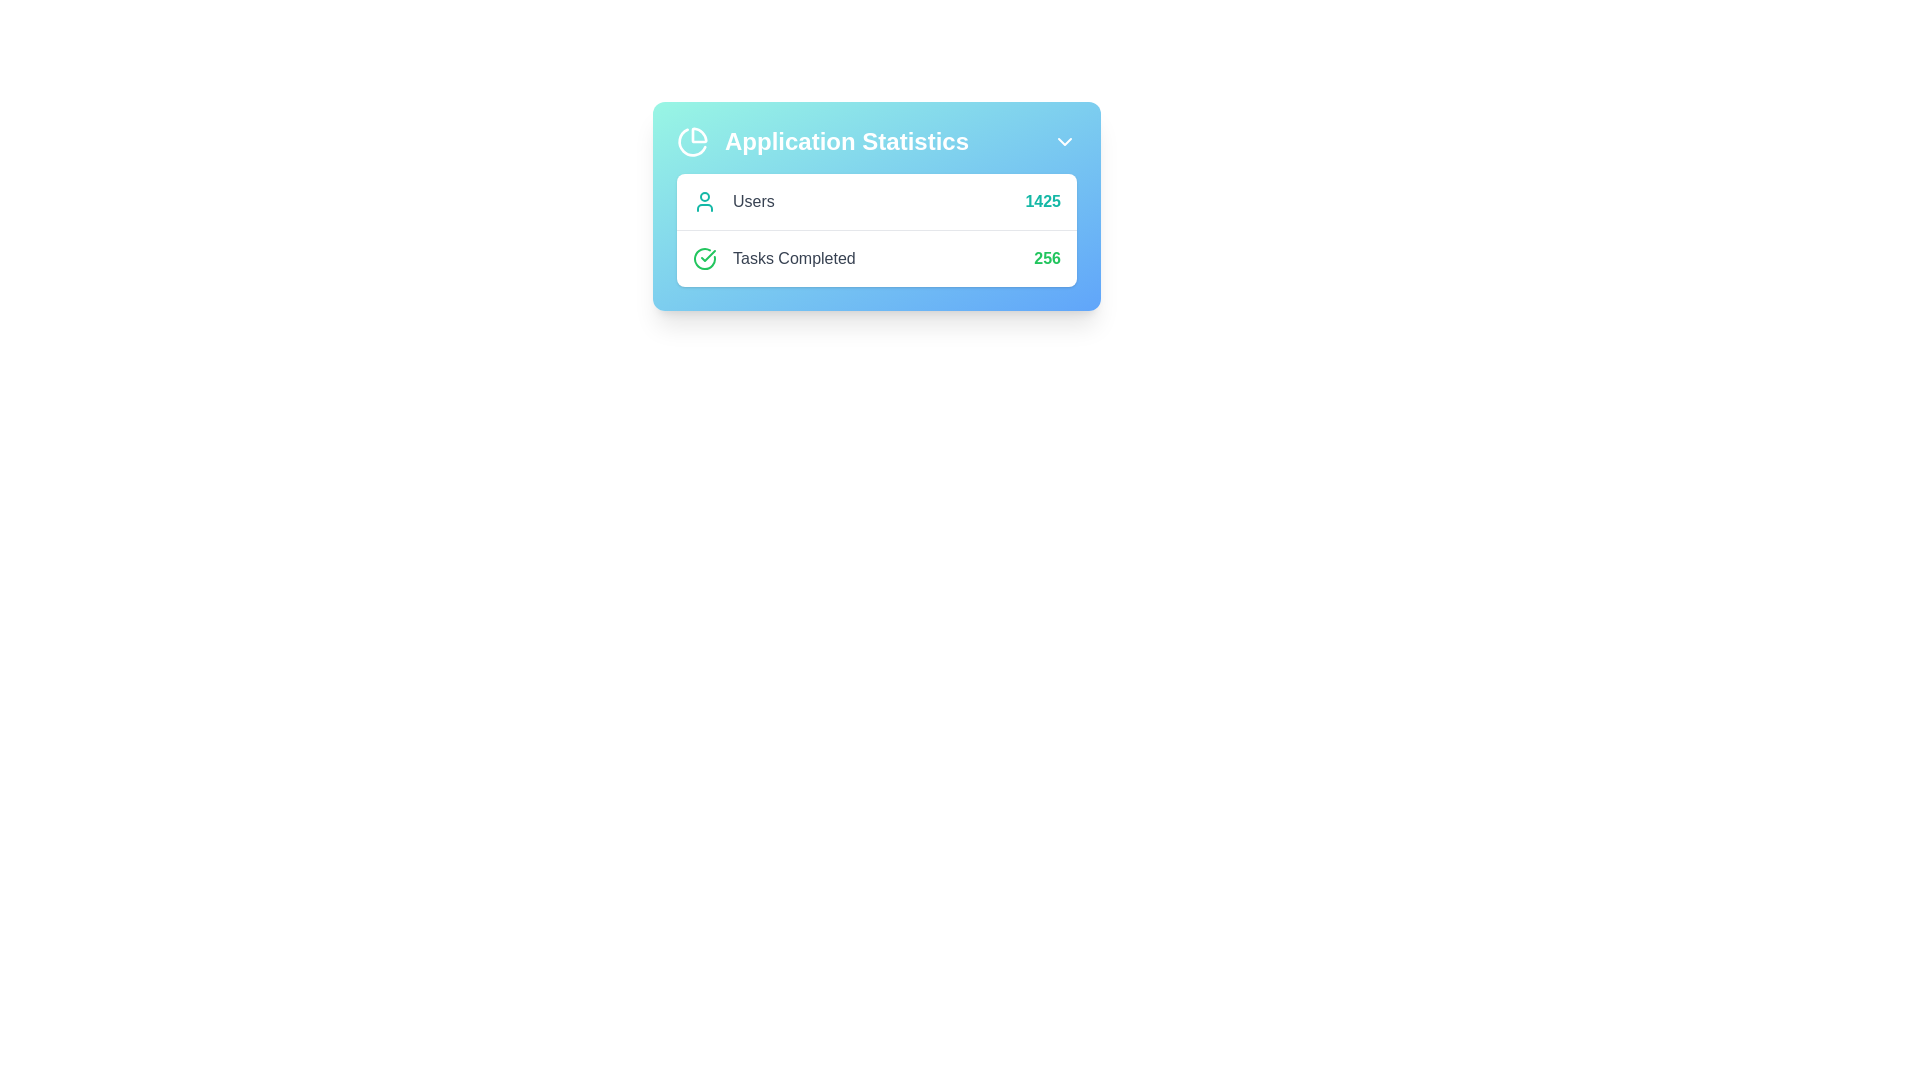 This screenshot has height=1080, width=1920. I want to click on the 'Users' text label in the 'Application Statistics' panel, which is styled in gray color and medium font weight, located next to the user profile icon and preceding the numerical value of 1425, so click(752, 201).